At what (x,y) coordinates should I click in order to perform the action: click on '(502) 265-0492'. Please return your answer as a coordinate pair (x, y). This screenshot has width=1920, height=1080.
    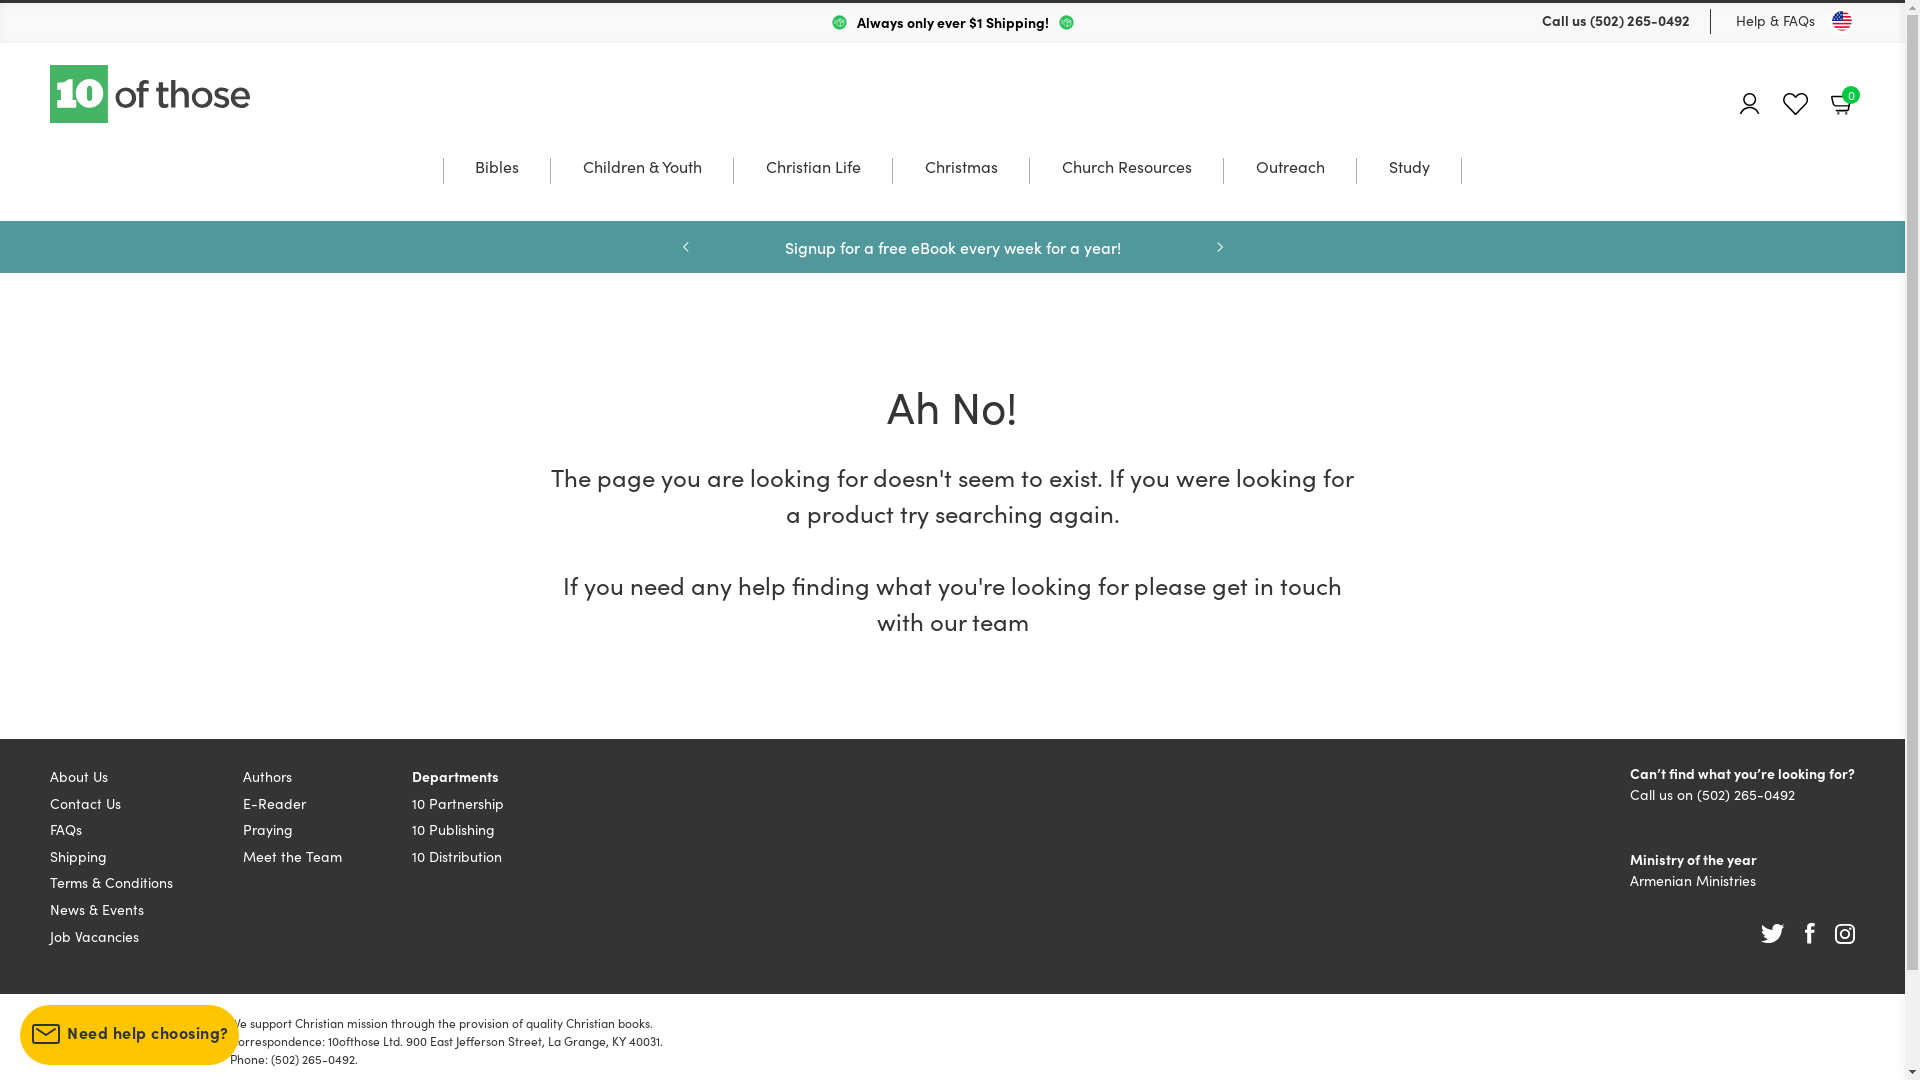
    Looking at the image, I should click on (1640, 19).